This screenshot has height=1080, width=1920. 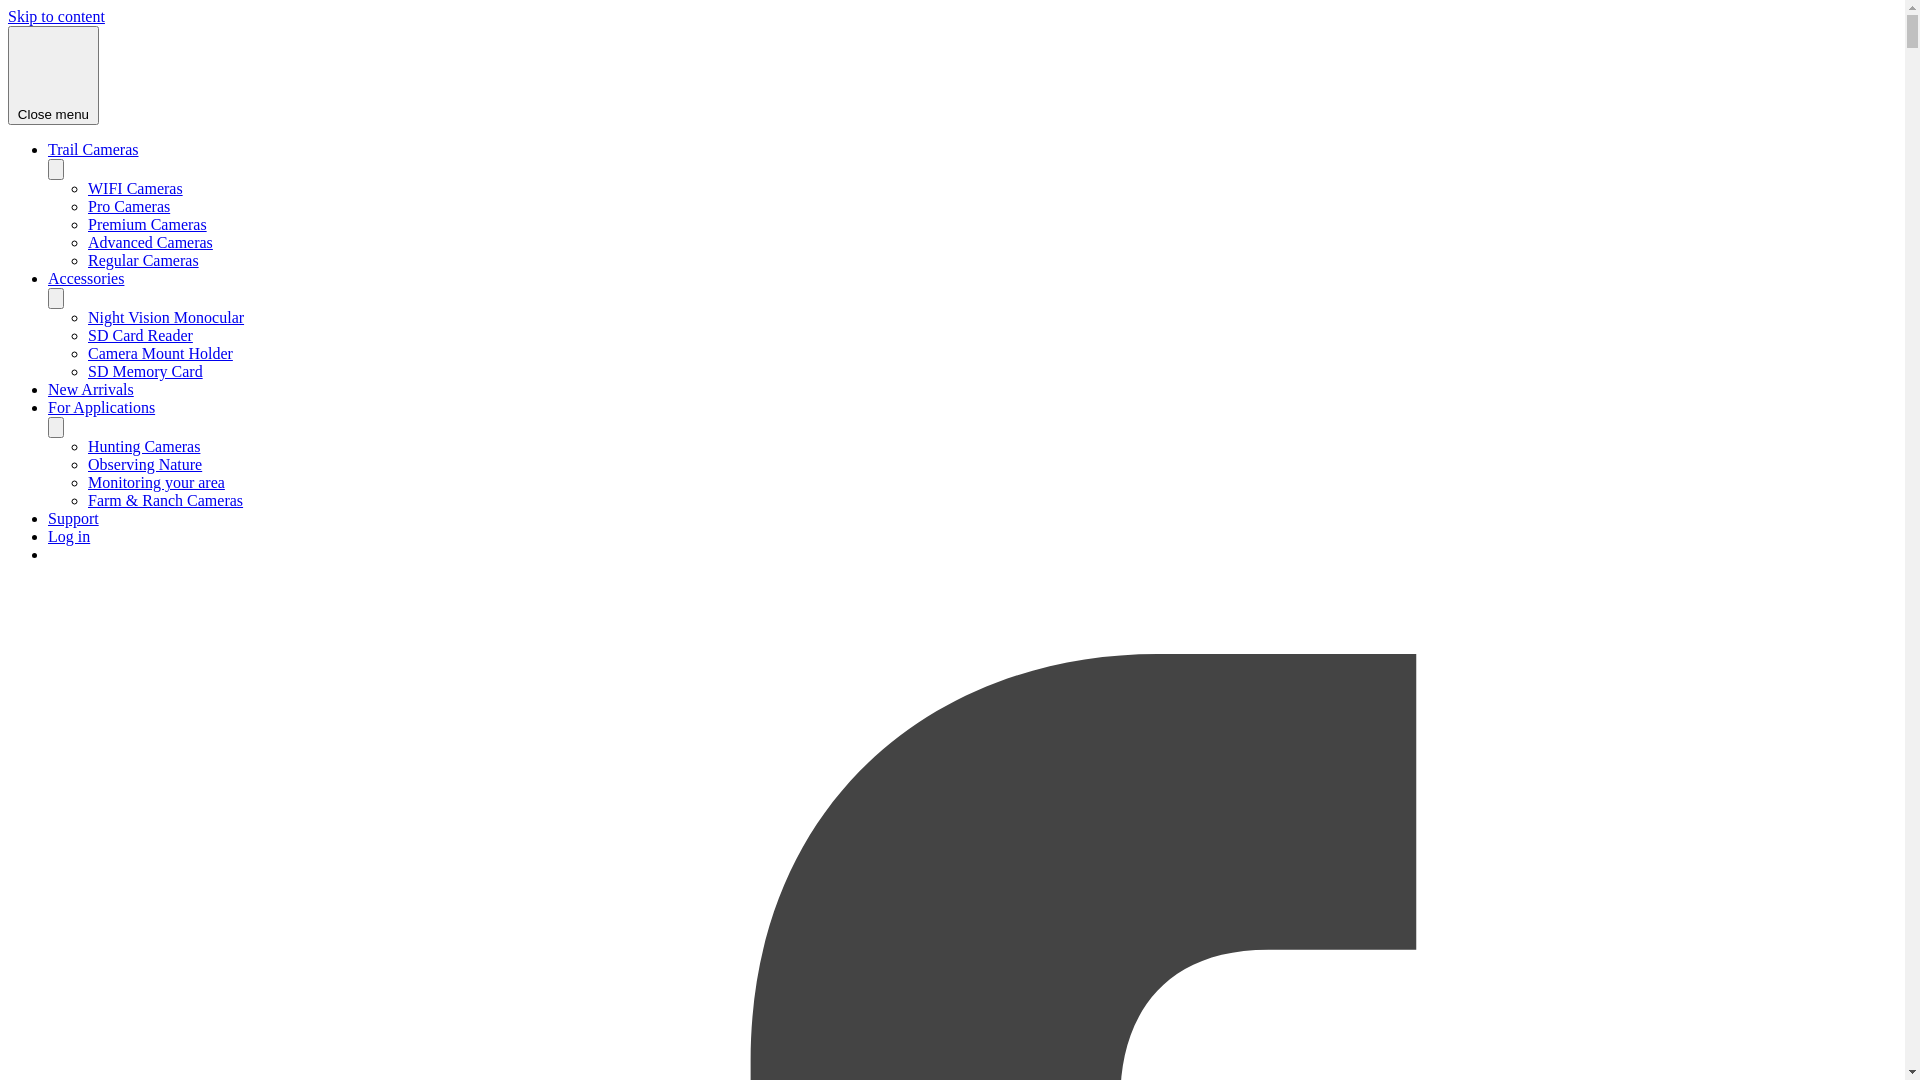 What do you see at coordinates (144, 371) in the screenshot?
I see `'SD Memory Card'` at bounding box center [144, 371].